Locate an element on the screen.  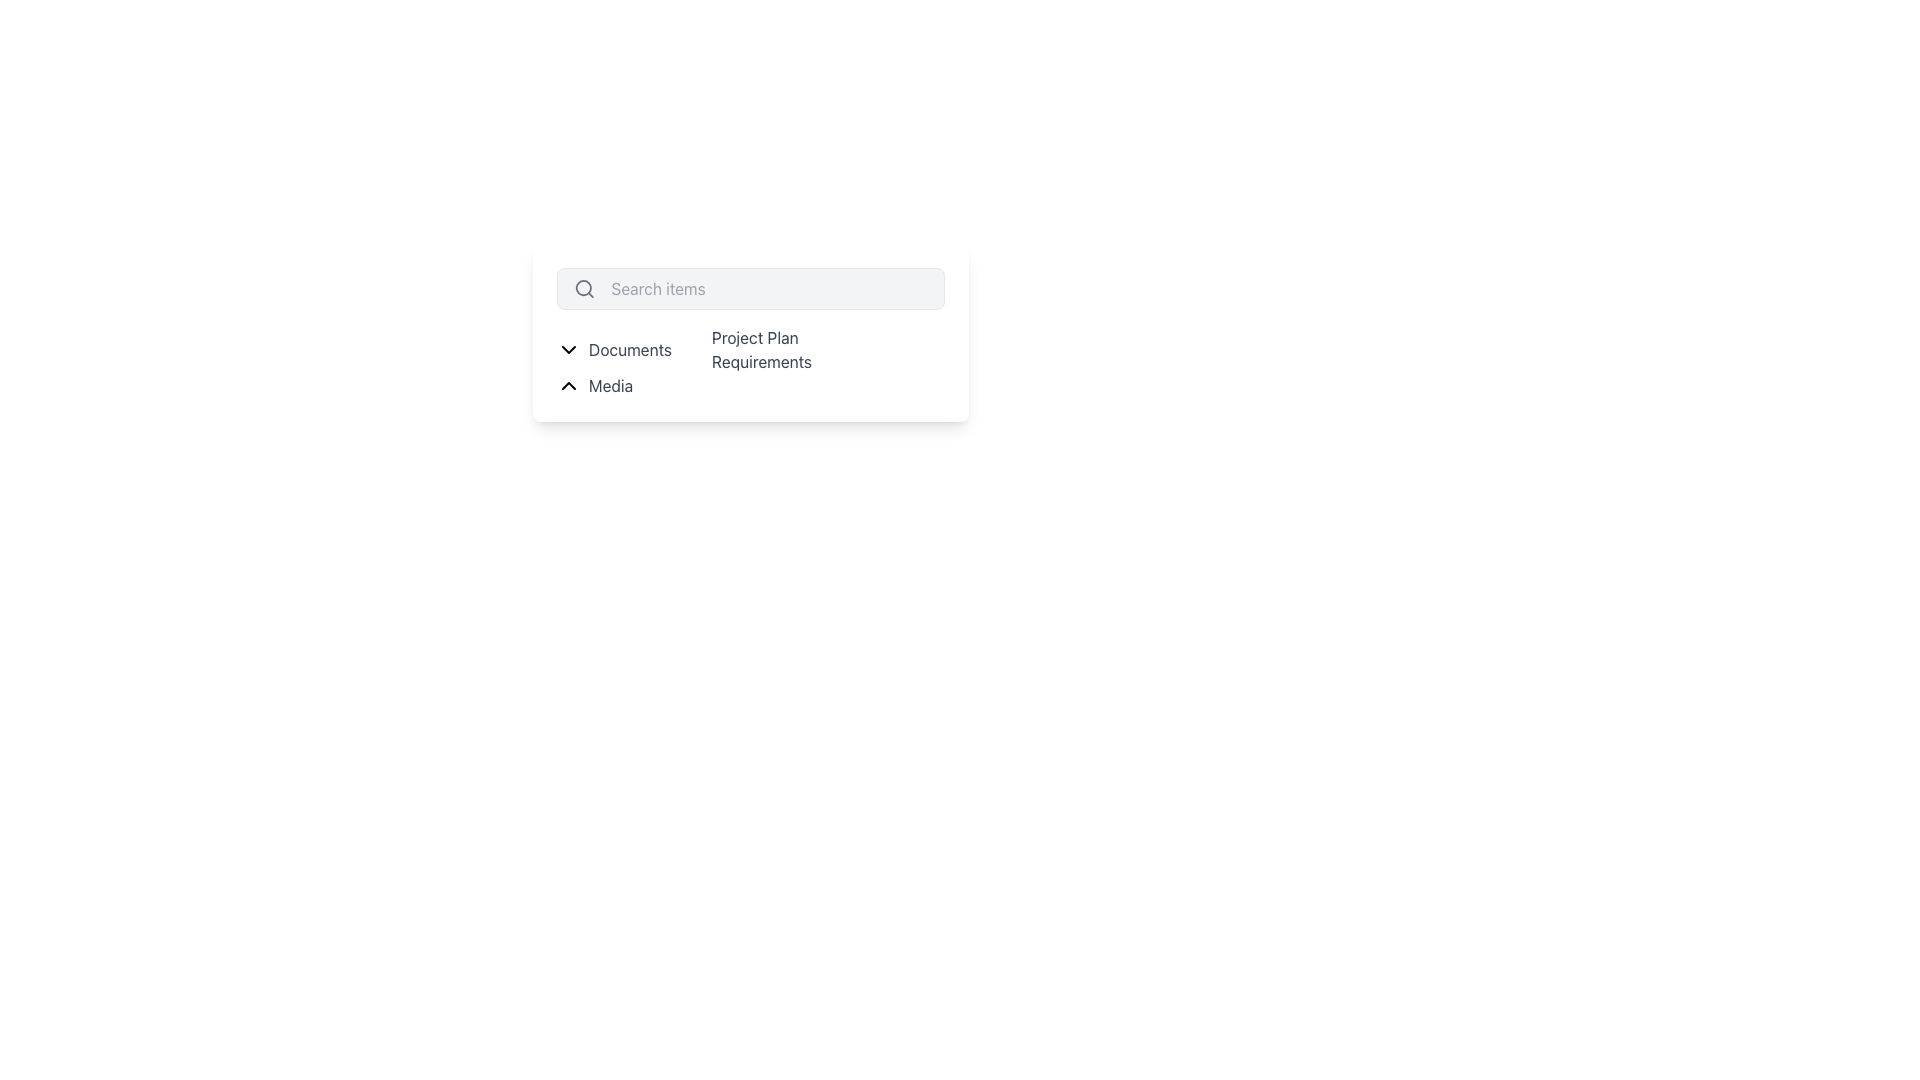
the toggle button (chevron) located to the left of the 'Documents' text is located at coordinates (568, 349).